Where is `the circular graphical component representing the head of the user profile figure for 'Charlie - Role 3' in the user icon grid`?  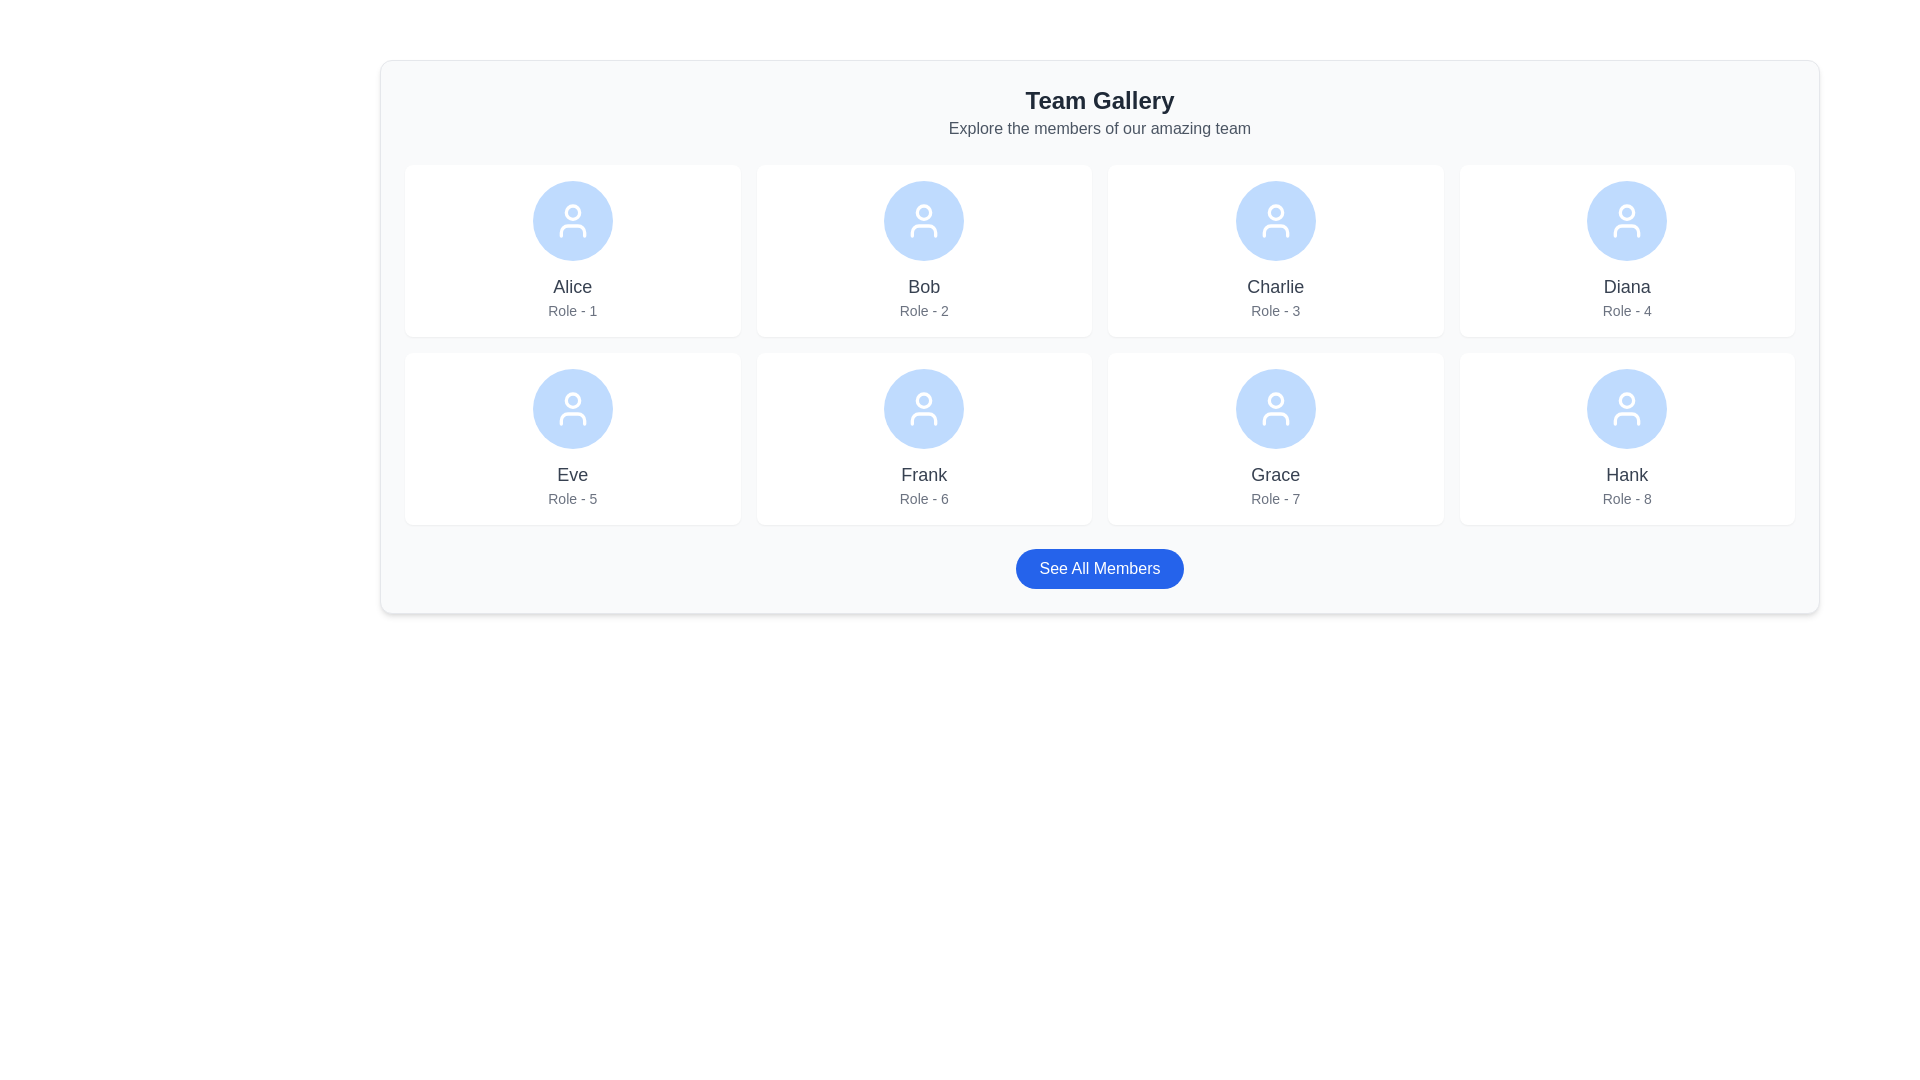
the circular graphical component representing the head of the user profile figure for 'Charlie - Role 3' in the user icon grid is located at coordinates (1274, 212).